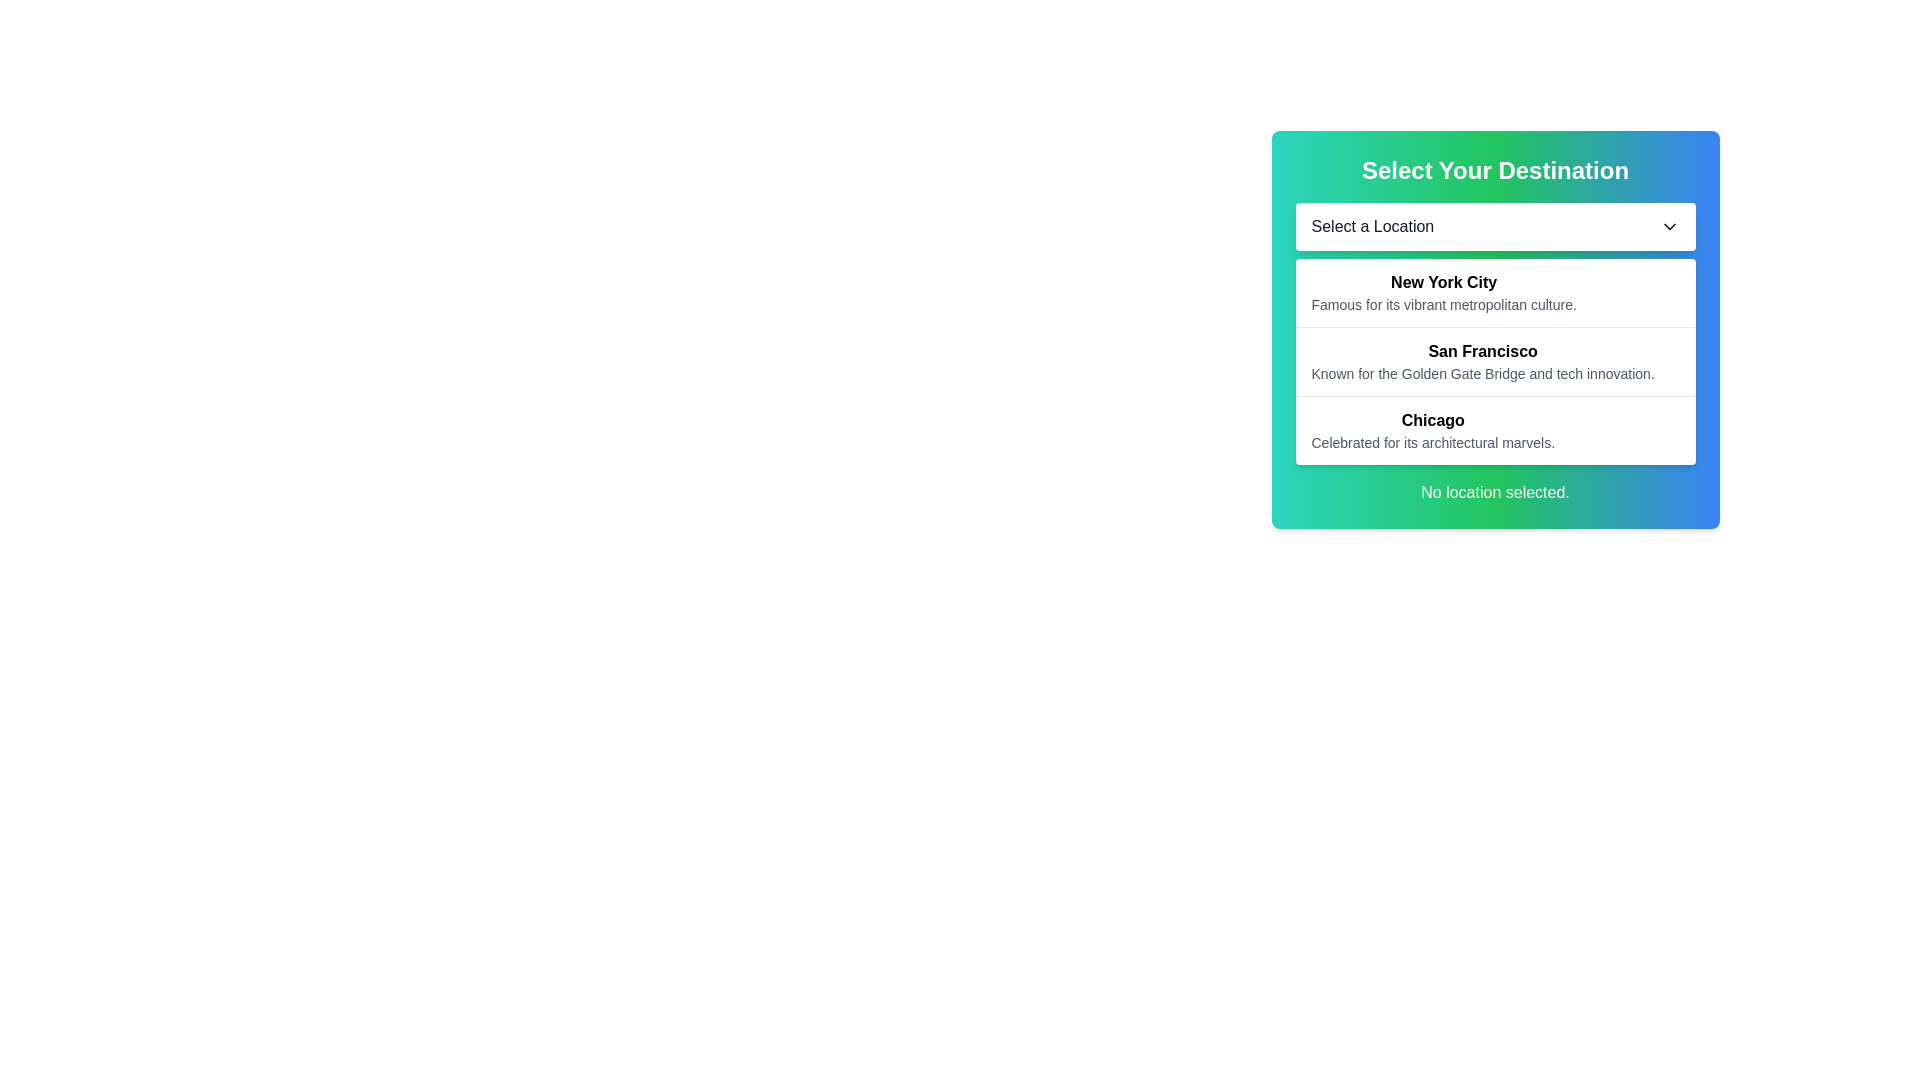  I want to click on the text label identifying the city 'Chicago' in the list of destinations under the dropdown labeled 'Select a Location.', so click(1432, 419).